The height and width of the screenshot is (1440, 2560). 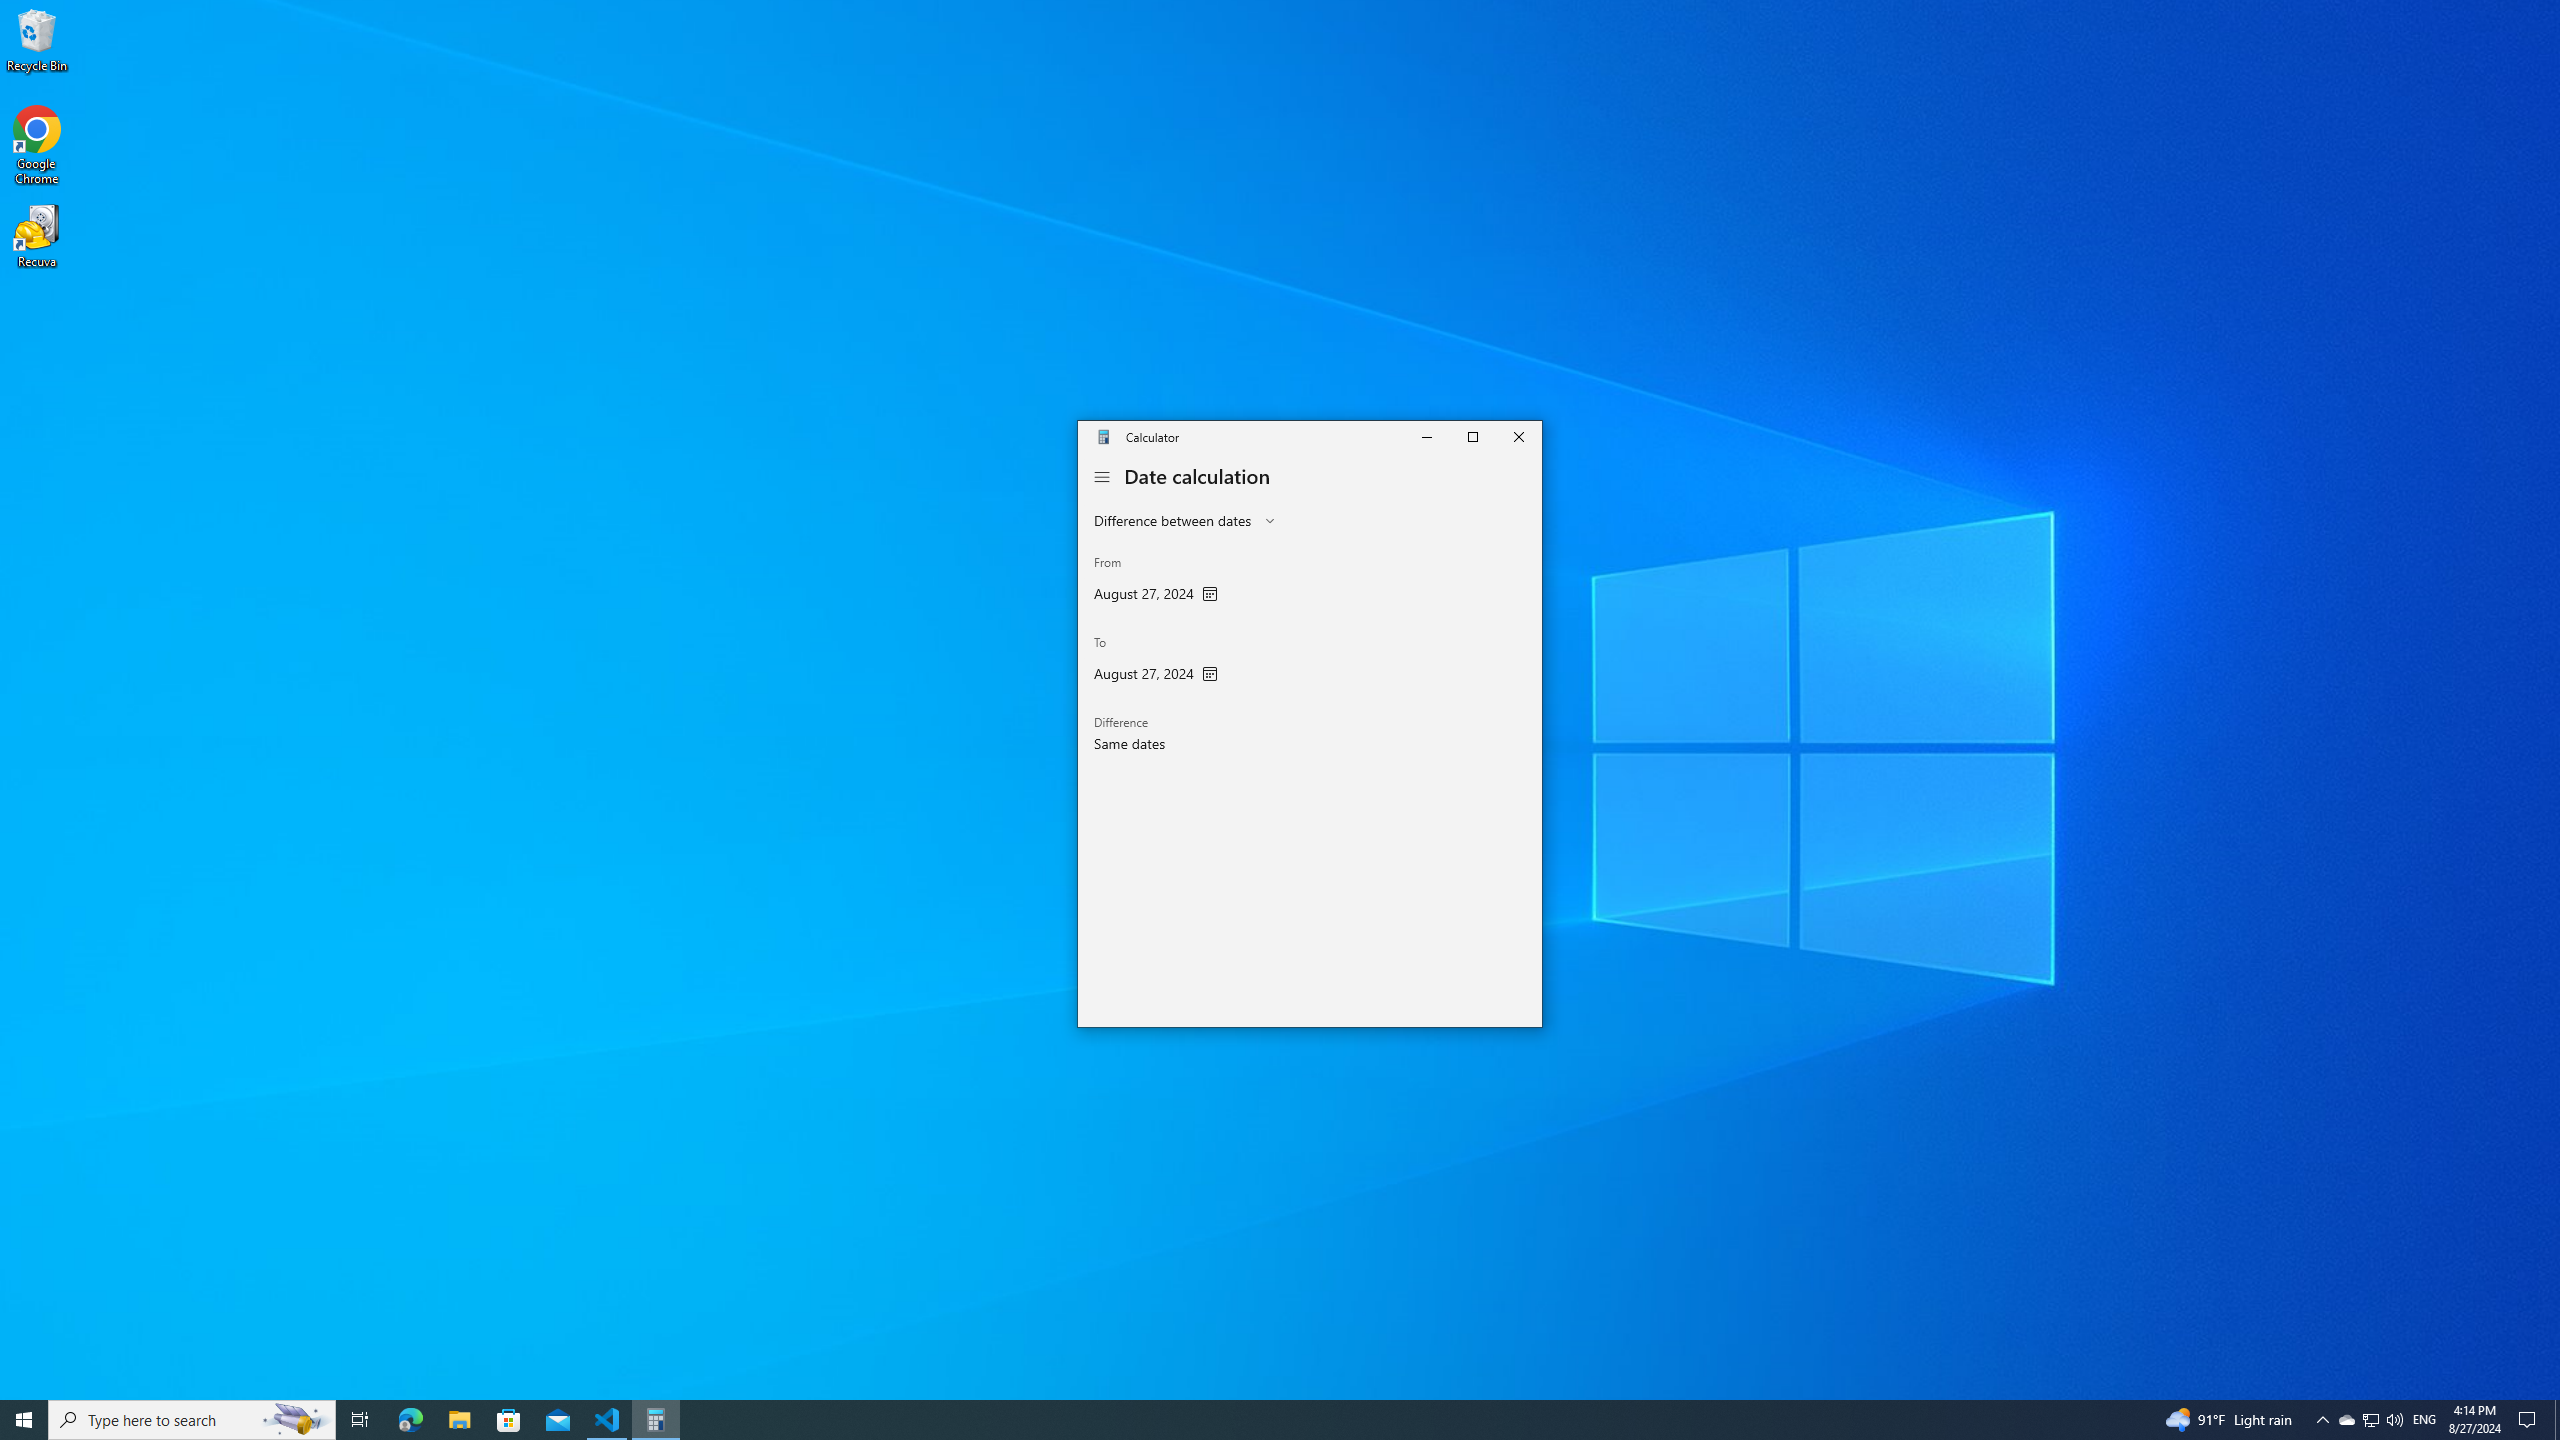 I want to click on 'Running applications', so click(x=1242, y=1418).